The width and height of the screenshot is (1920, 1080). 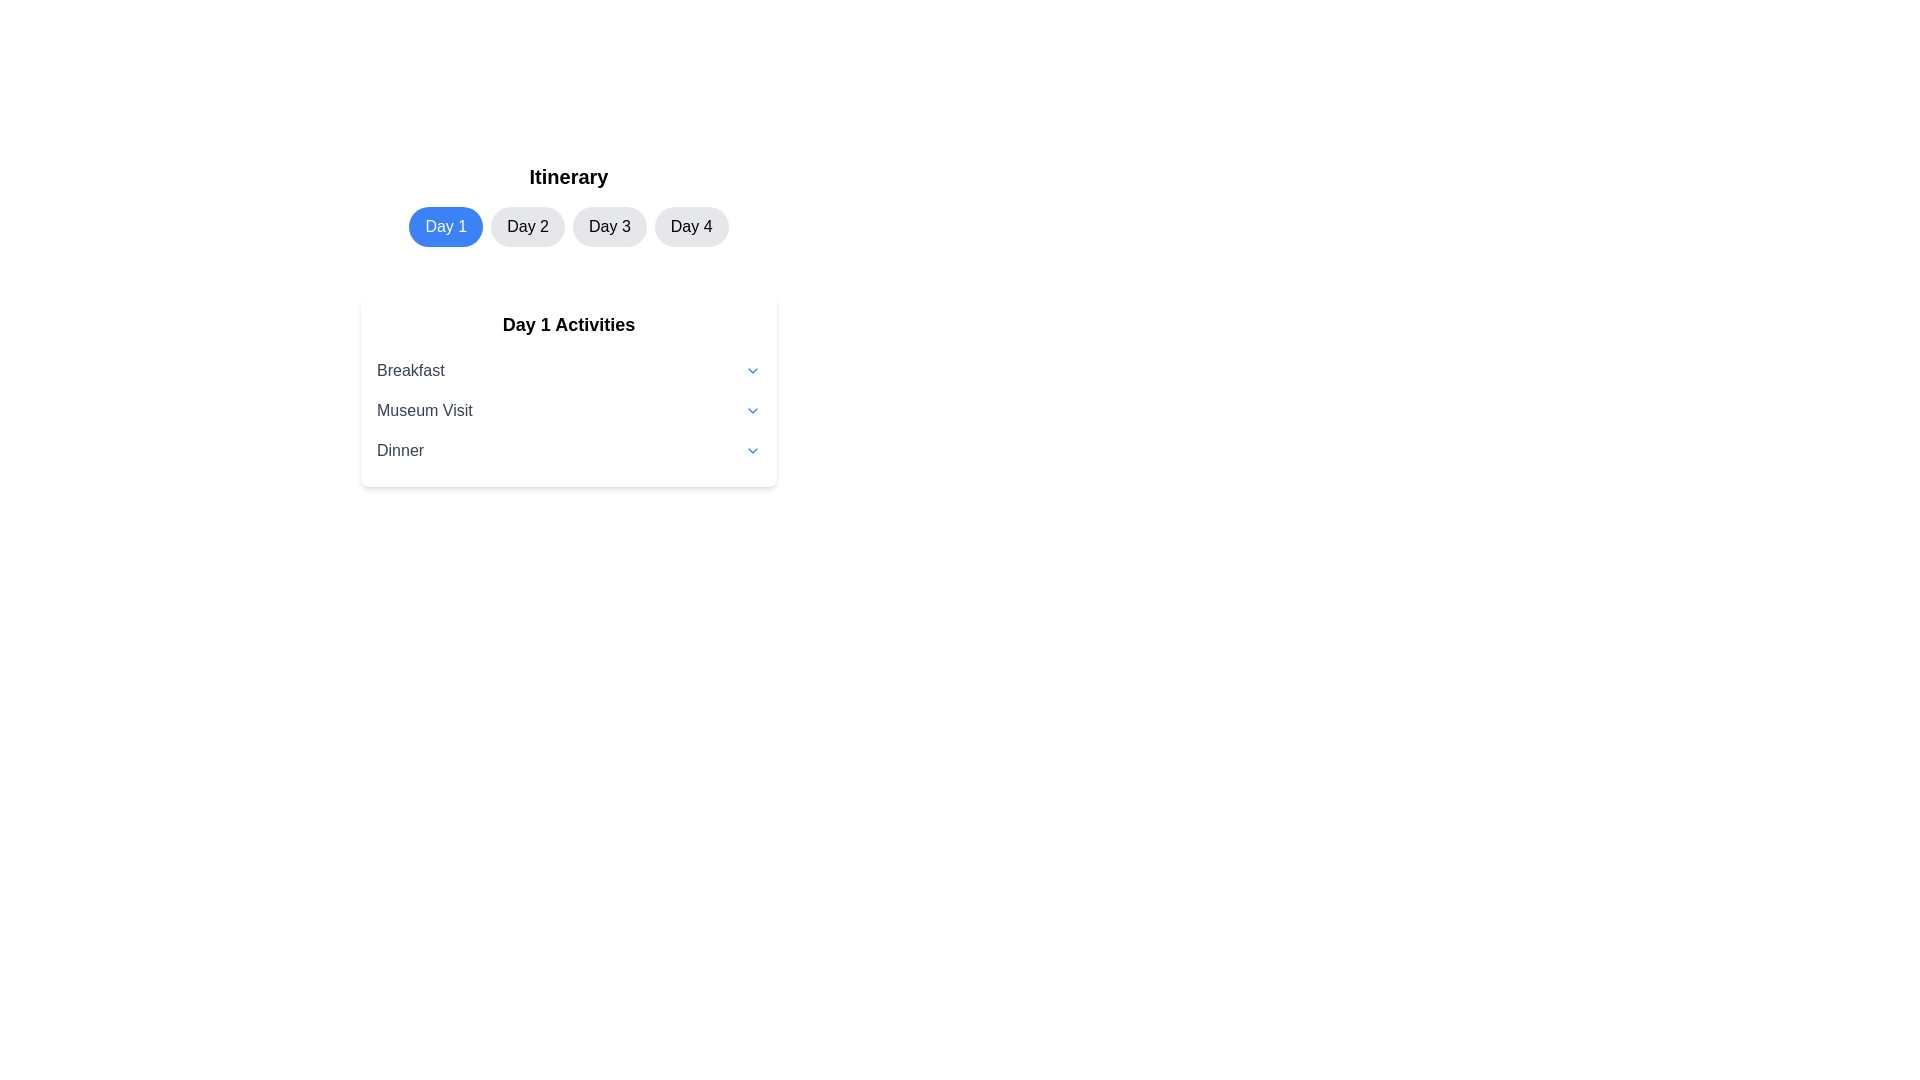 I want to click on the second static text label displaying the name of an activity in the 'Day 1 Activities' section, which is located below 'Breakfast' and above 'Dinner', so click(x=423, y=410).